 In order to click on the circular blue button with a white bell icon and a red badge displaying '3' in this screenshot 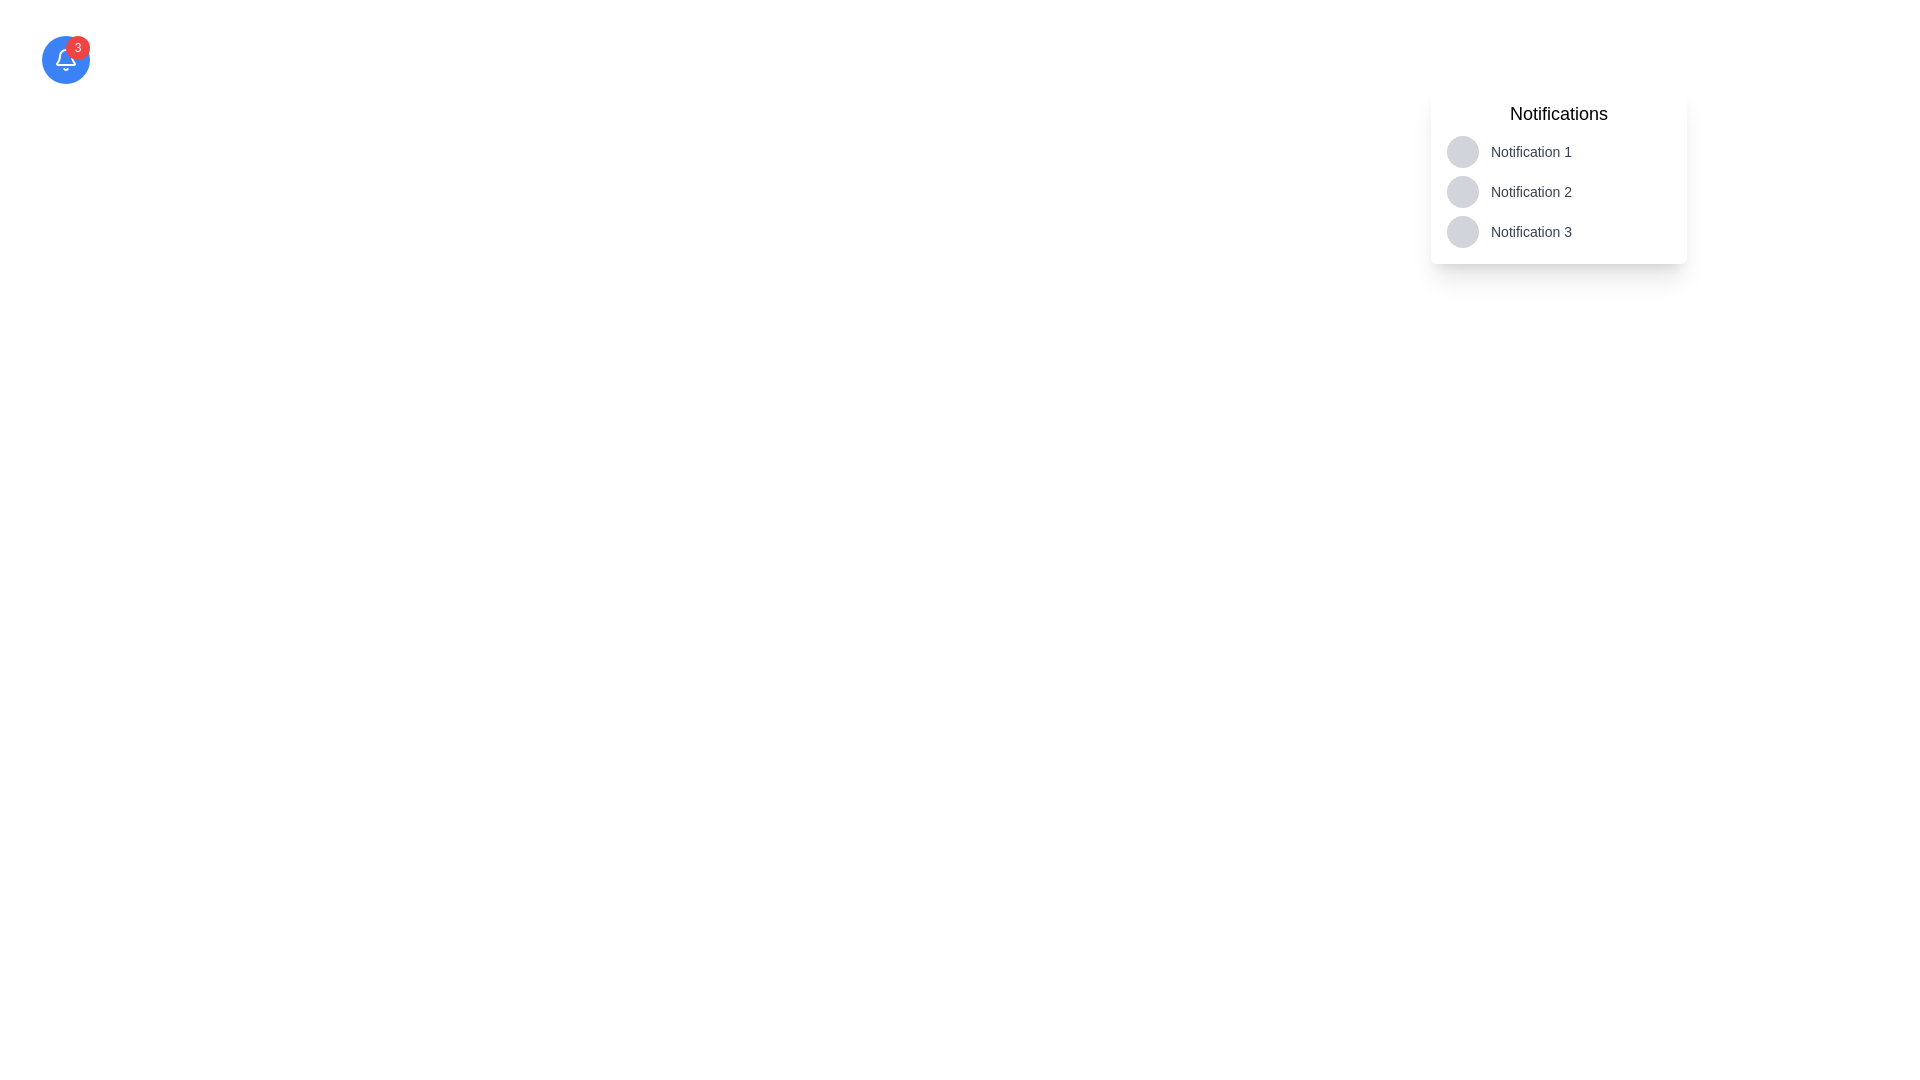, I will do `click(66, 59)`.